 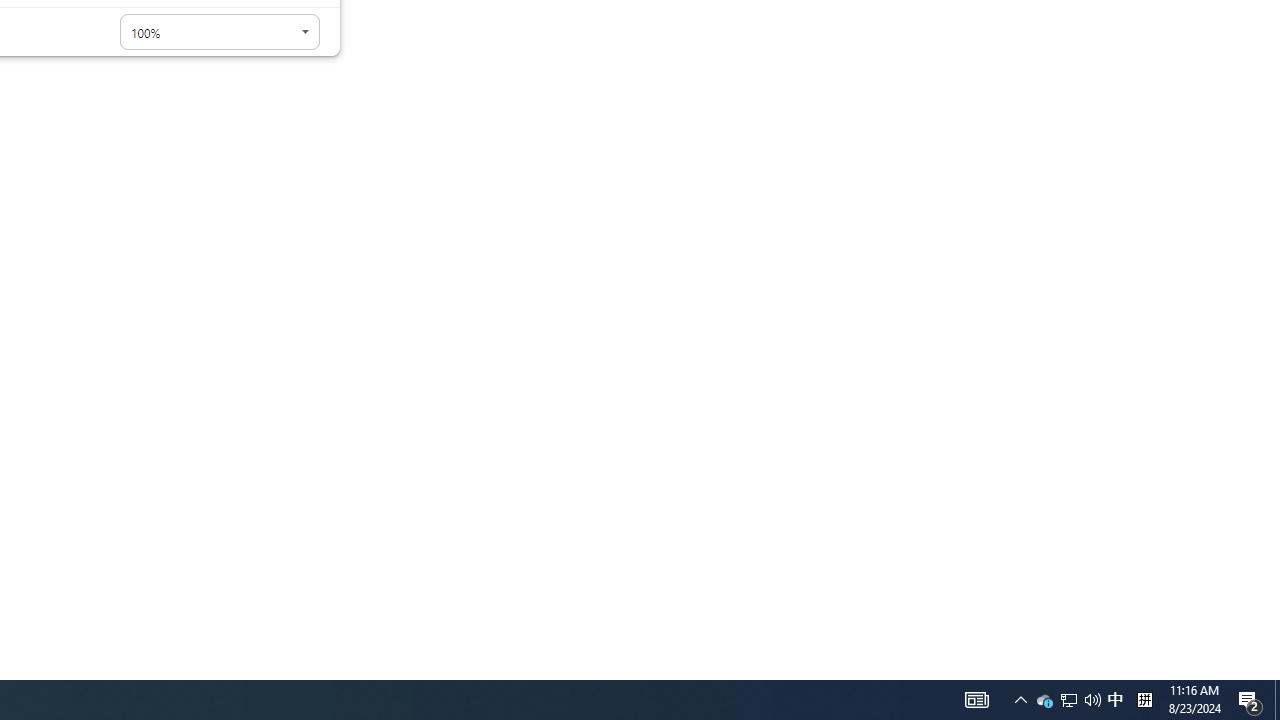 I want to click on 'Page zoom', so click(x=219, y=32).